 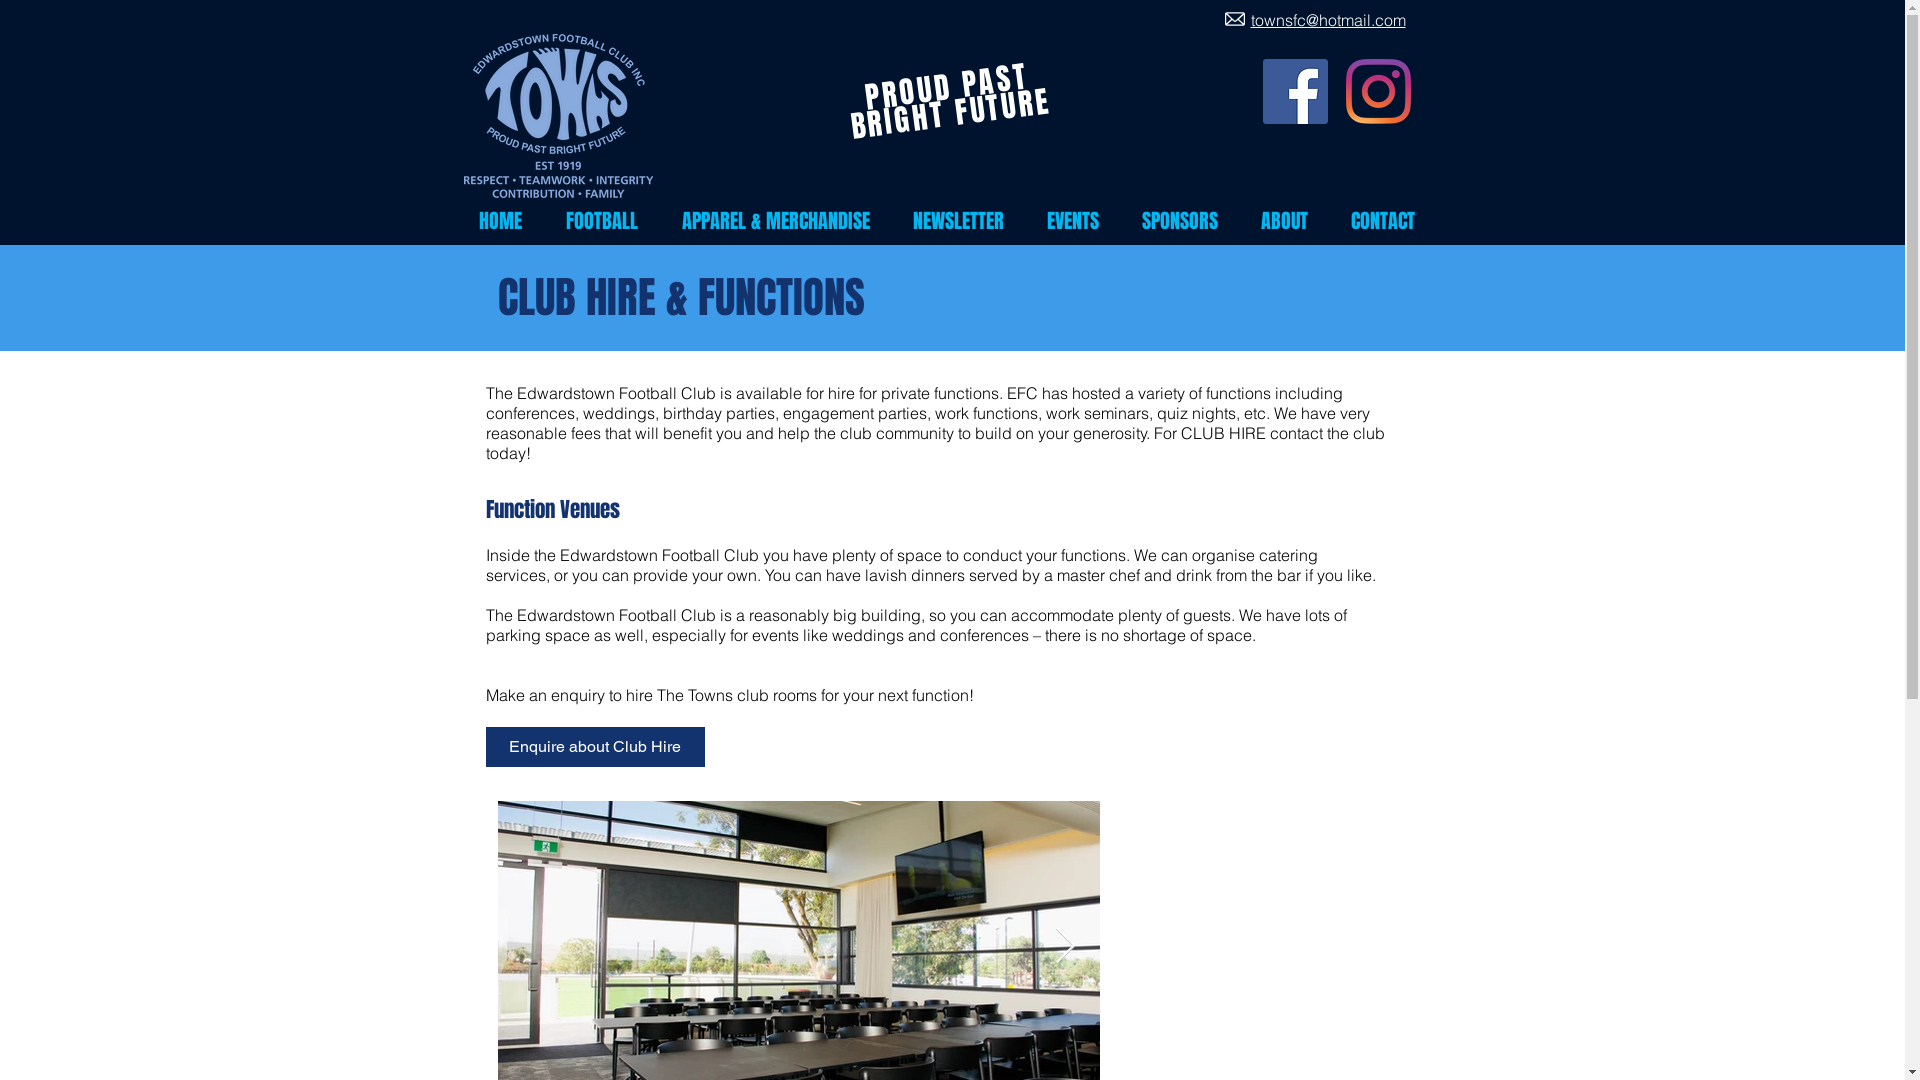 What do you see at coordinates (1245, 221) in the screenshot?
I see `'ABOUT'` at bounding box center [1245, 221].